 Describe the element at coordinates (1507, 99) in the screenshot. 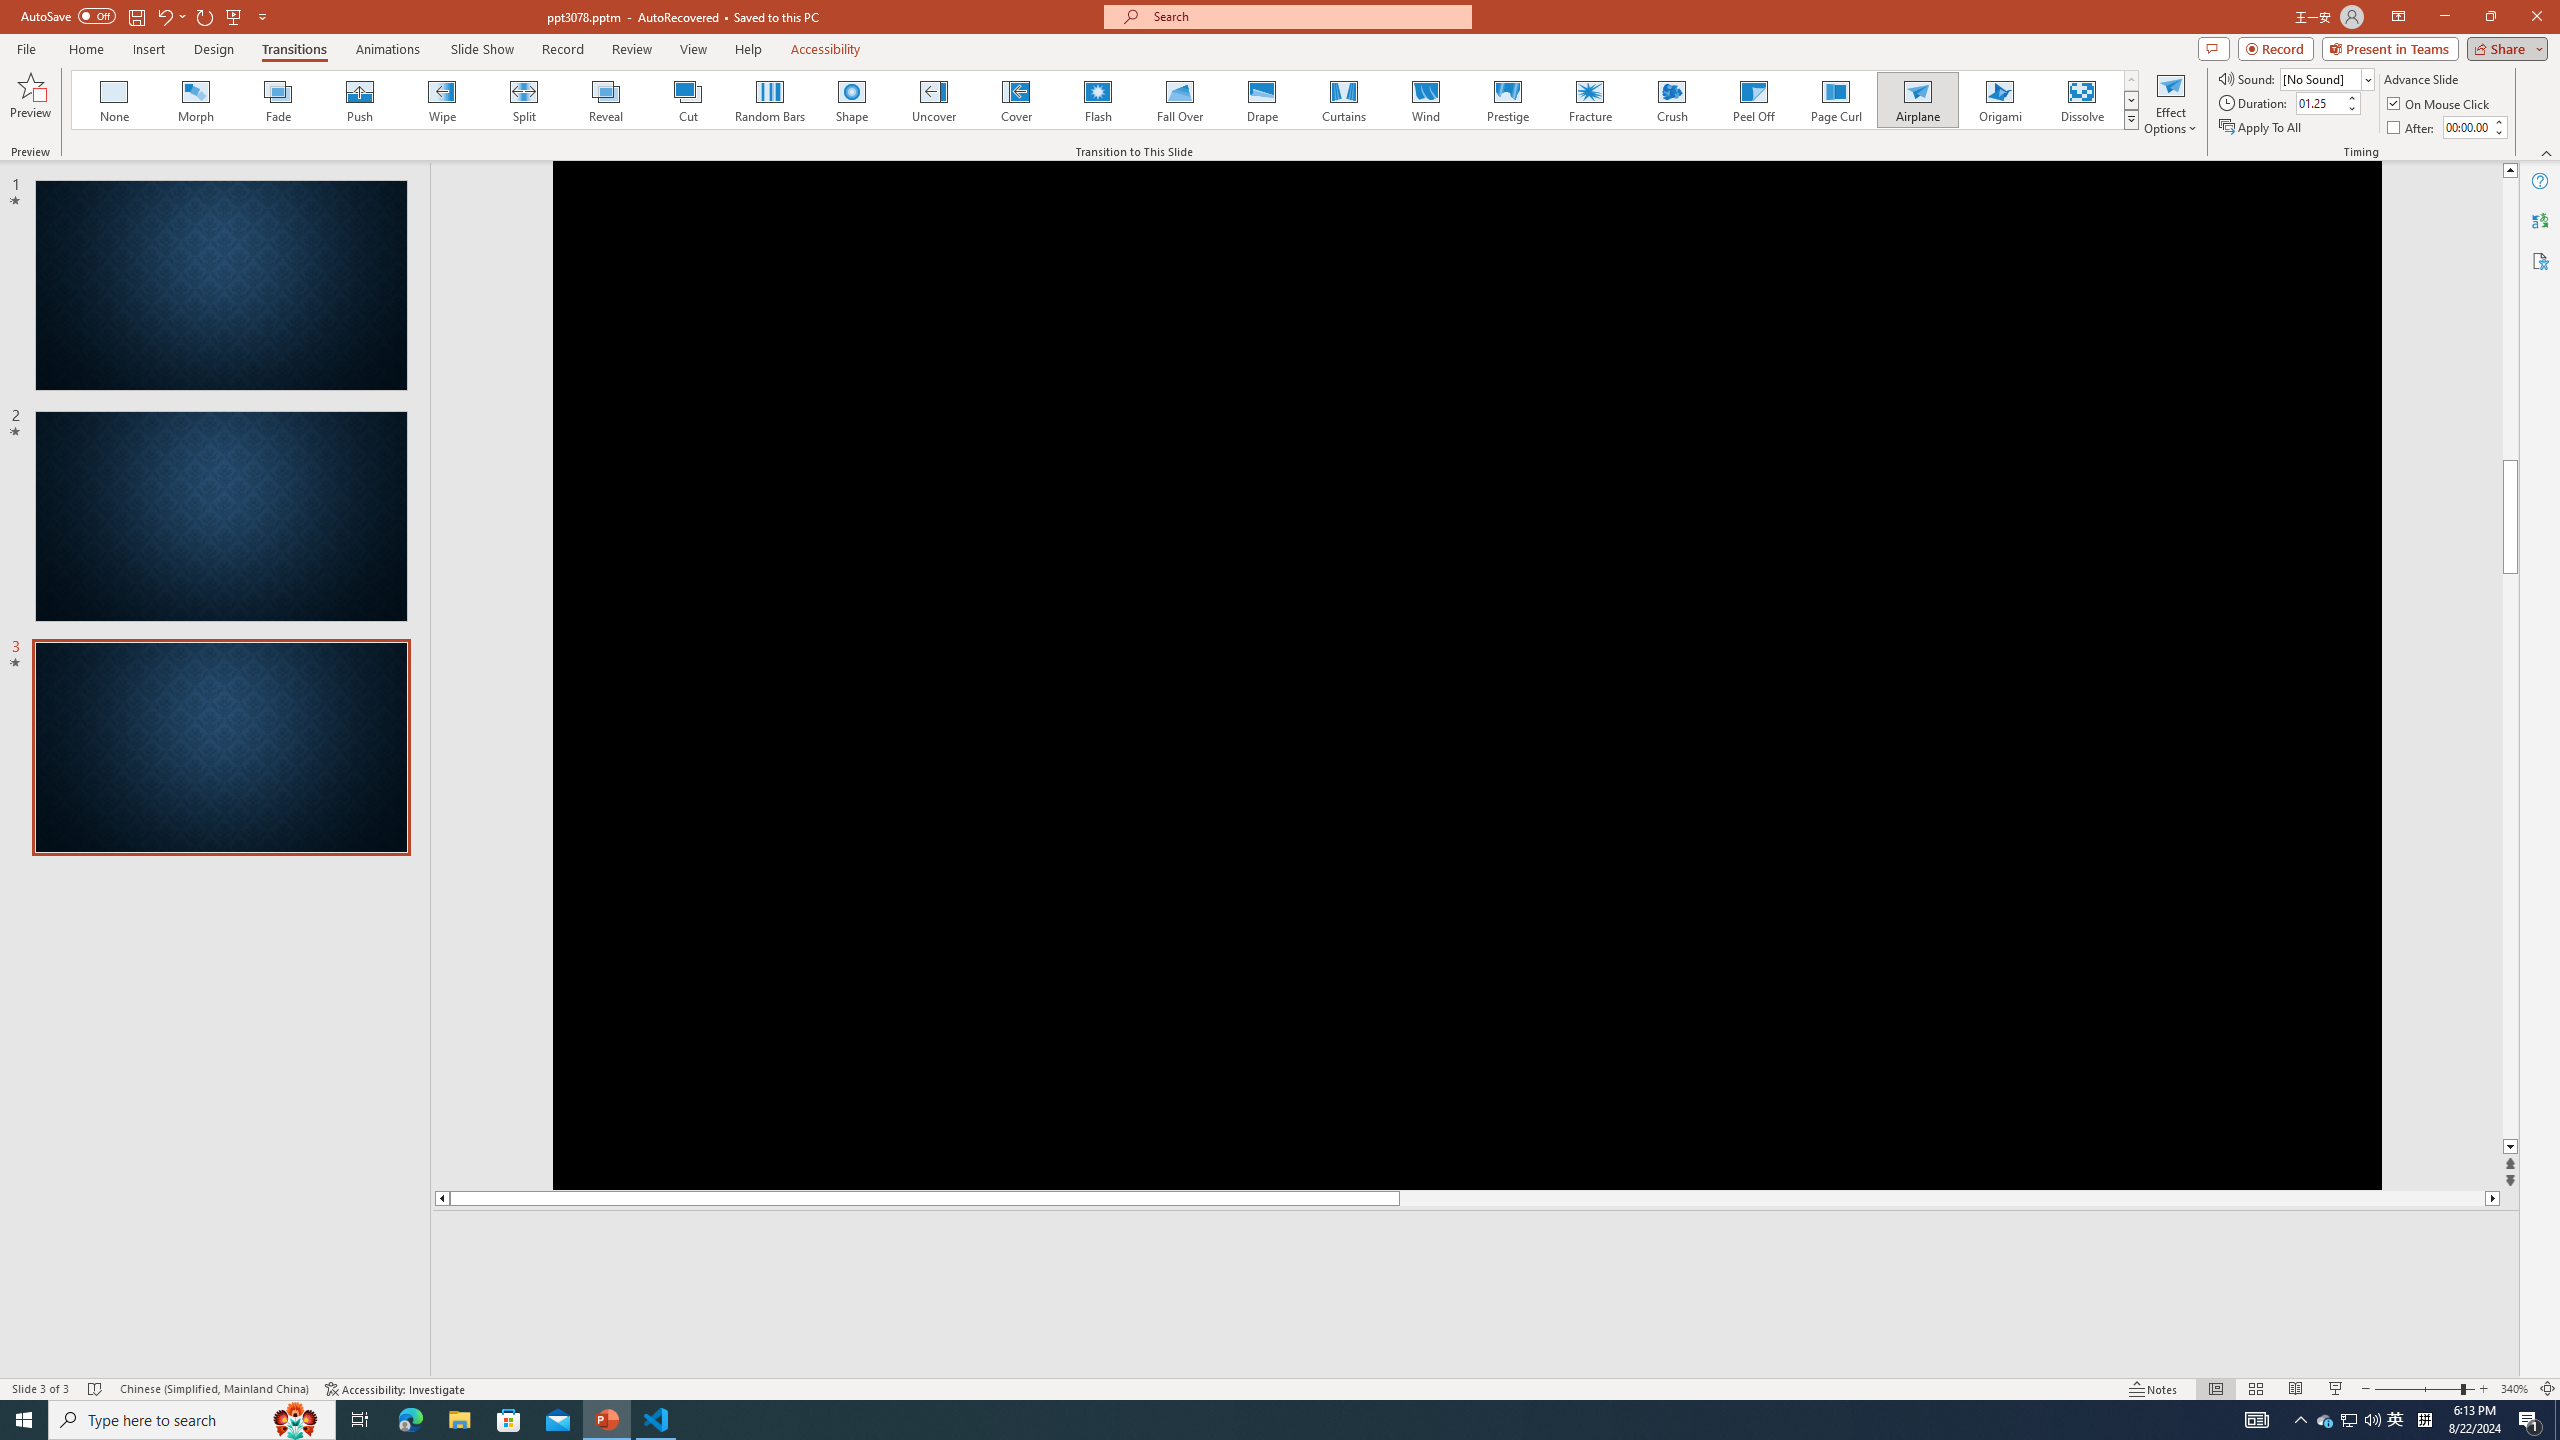

I see `'Prestige'` at that location.